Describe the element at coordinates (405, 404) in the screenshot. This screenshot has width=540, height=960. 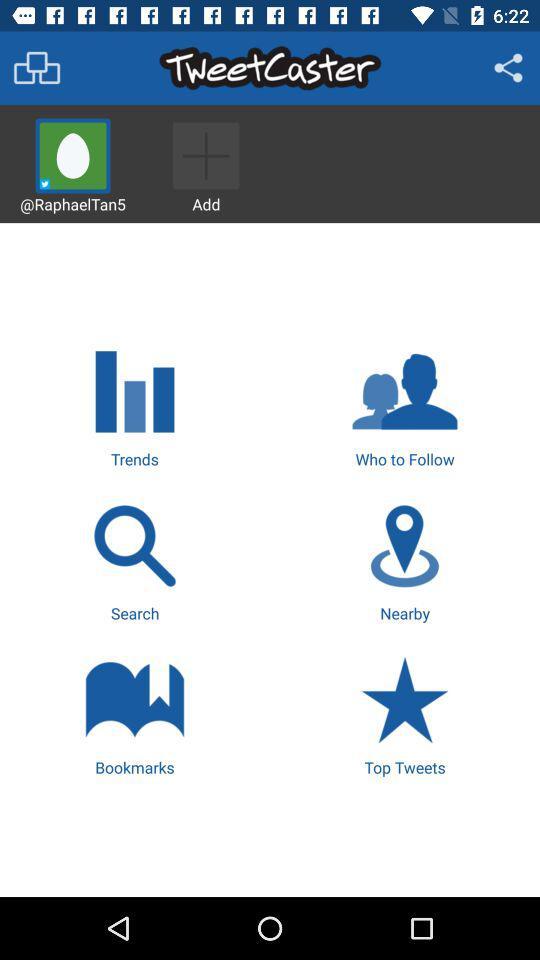
I see `the item next to trends` at that location.